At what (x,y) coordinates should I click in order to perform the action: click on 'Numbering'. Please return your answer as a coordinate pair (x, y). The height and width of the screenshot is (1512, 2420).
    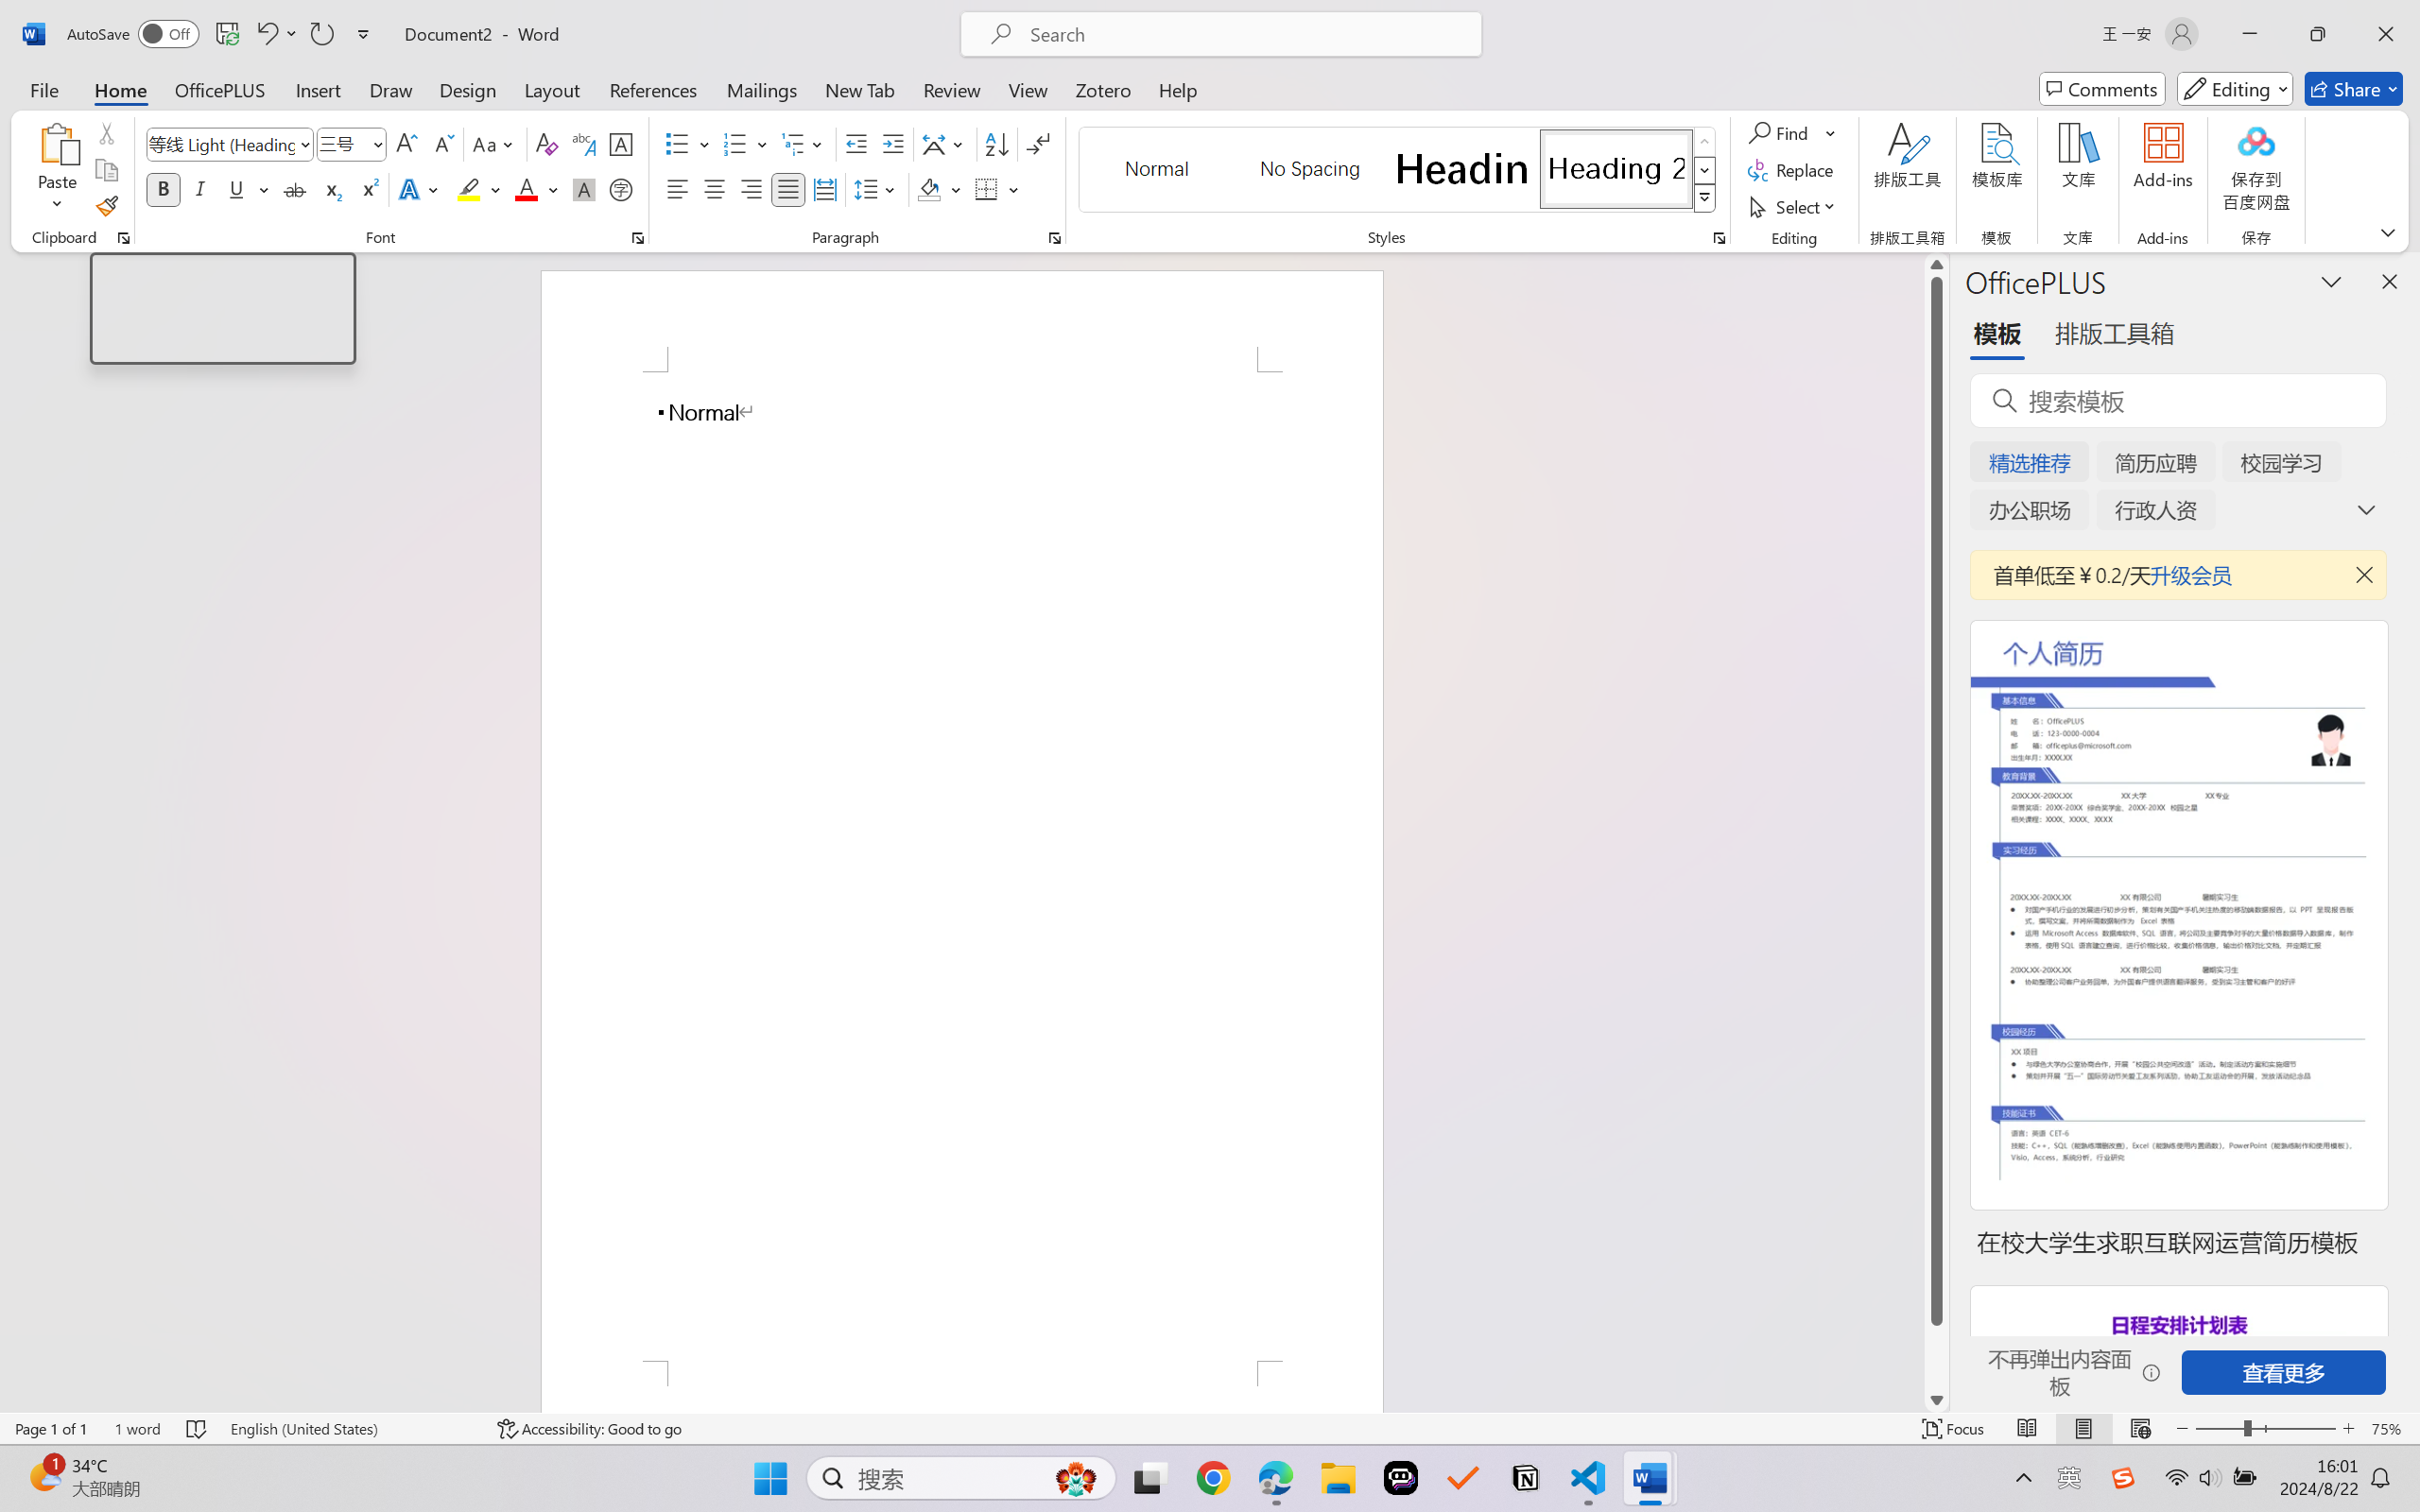
    Looking at the image, I should click on (735, 144).